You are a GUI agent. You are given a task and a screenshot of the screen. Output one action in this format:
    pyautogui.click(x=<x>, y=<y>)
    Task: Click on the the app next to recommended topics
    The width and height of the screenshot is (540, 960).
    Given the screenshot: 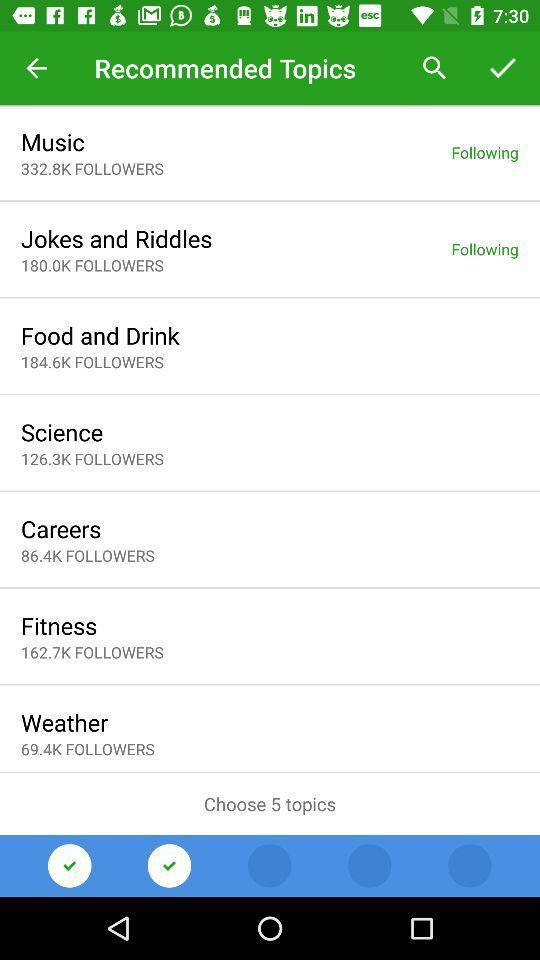 What is the action you would take?
    pyautogui.click(x=434, y=68)
    